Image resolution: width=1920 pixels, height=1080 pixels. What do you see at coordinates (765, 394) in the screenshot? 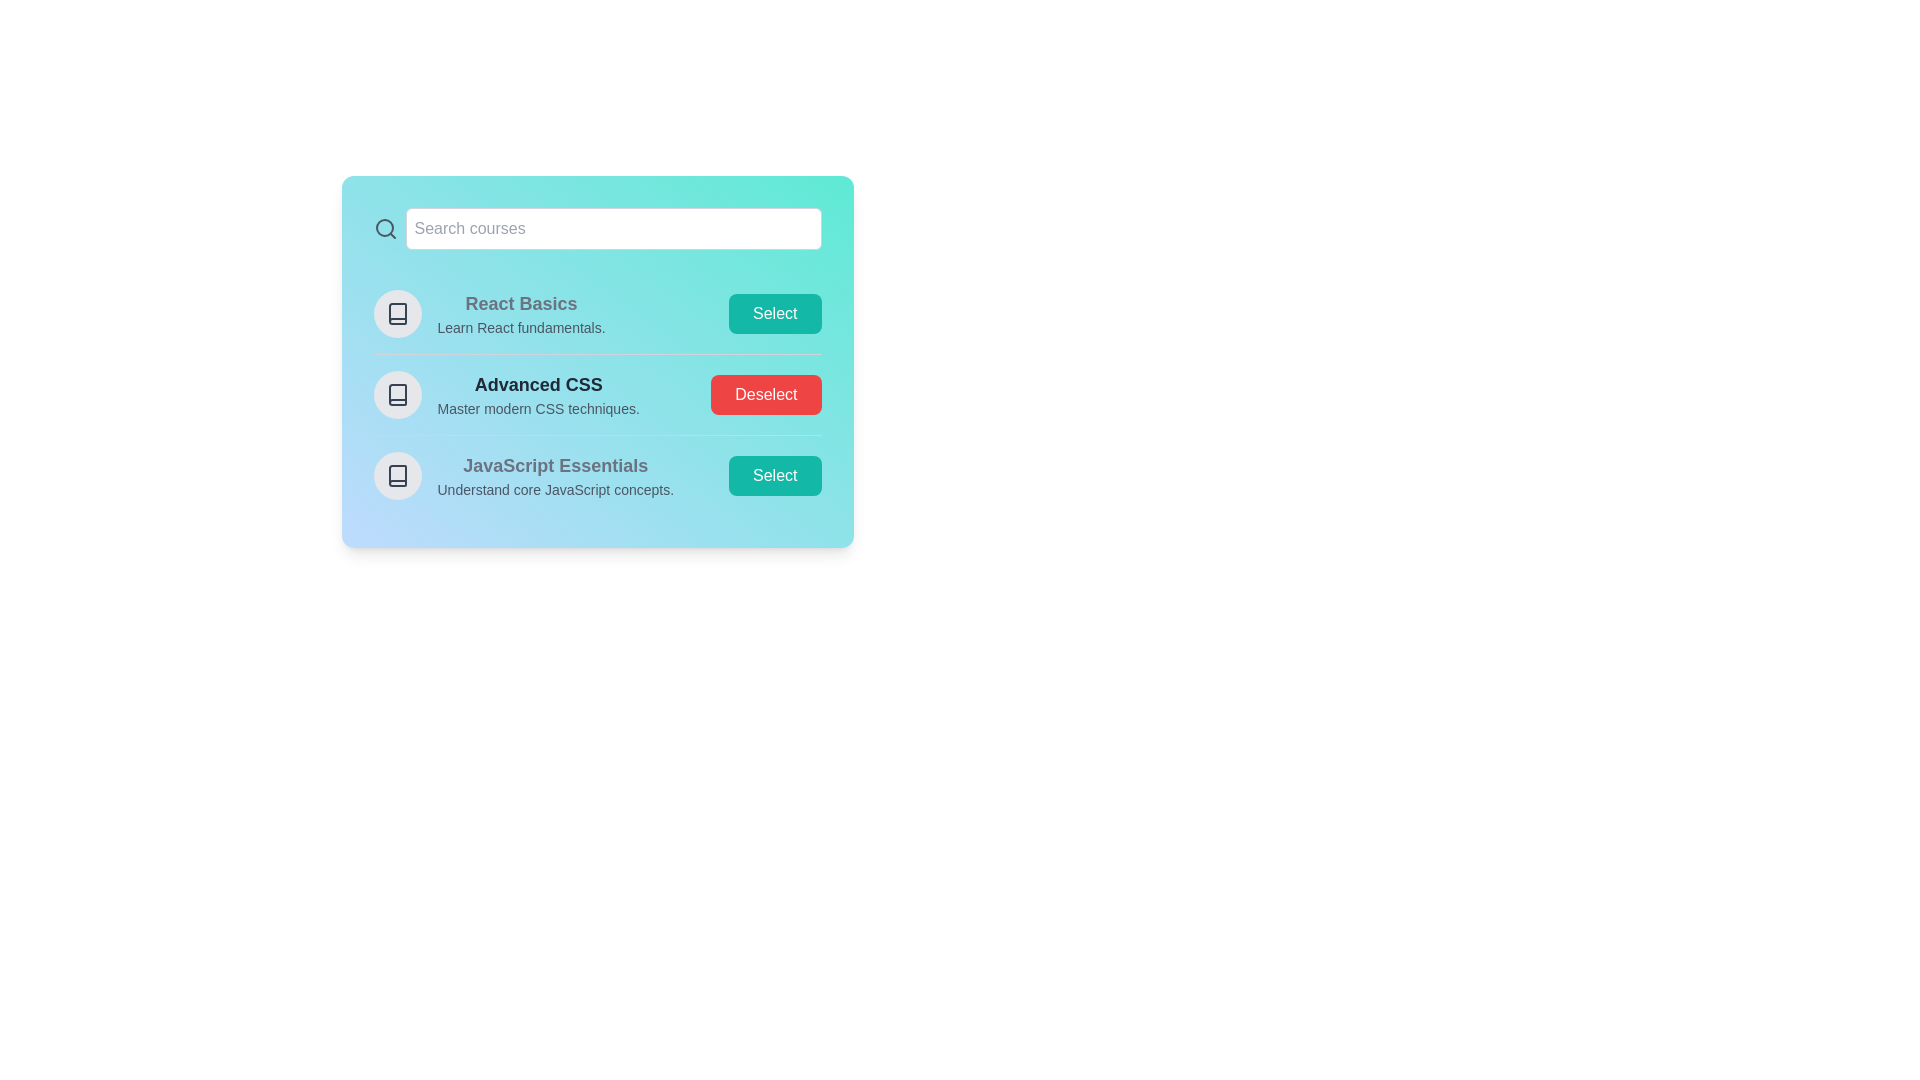
I see `the 'Deselect' button for the 'Advanced CSS' course` at bounding box center [765, 394].